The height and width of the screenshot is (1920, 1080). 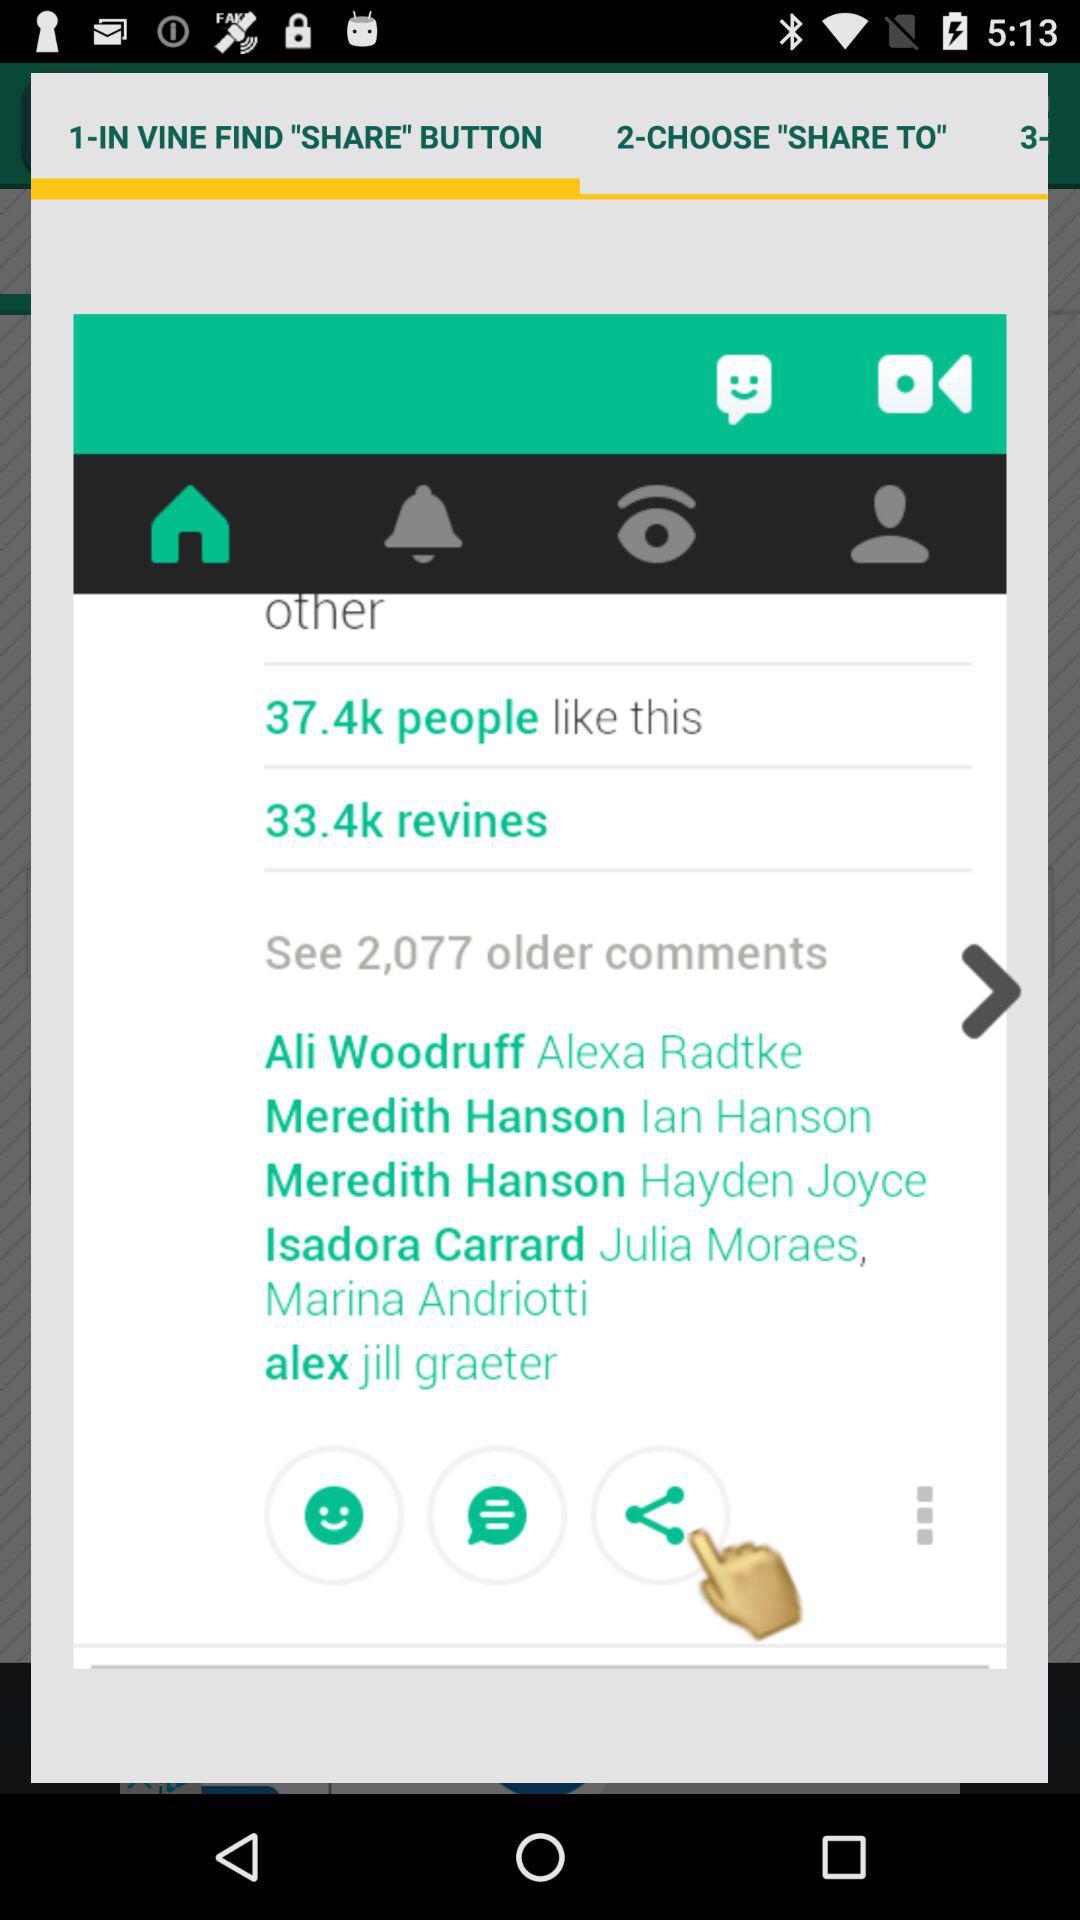 I want to click on the icon on the right, so click(x=984, y=991).